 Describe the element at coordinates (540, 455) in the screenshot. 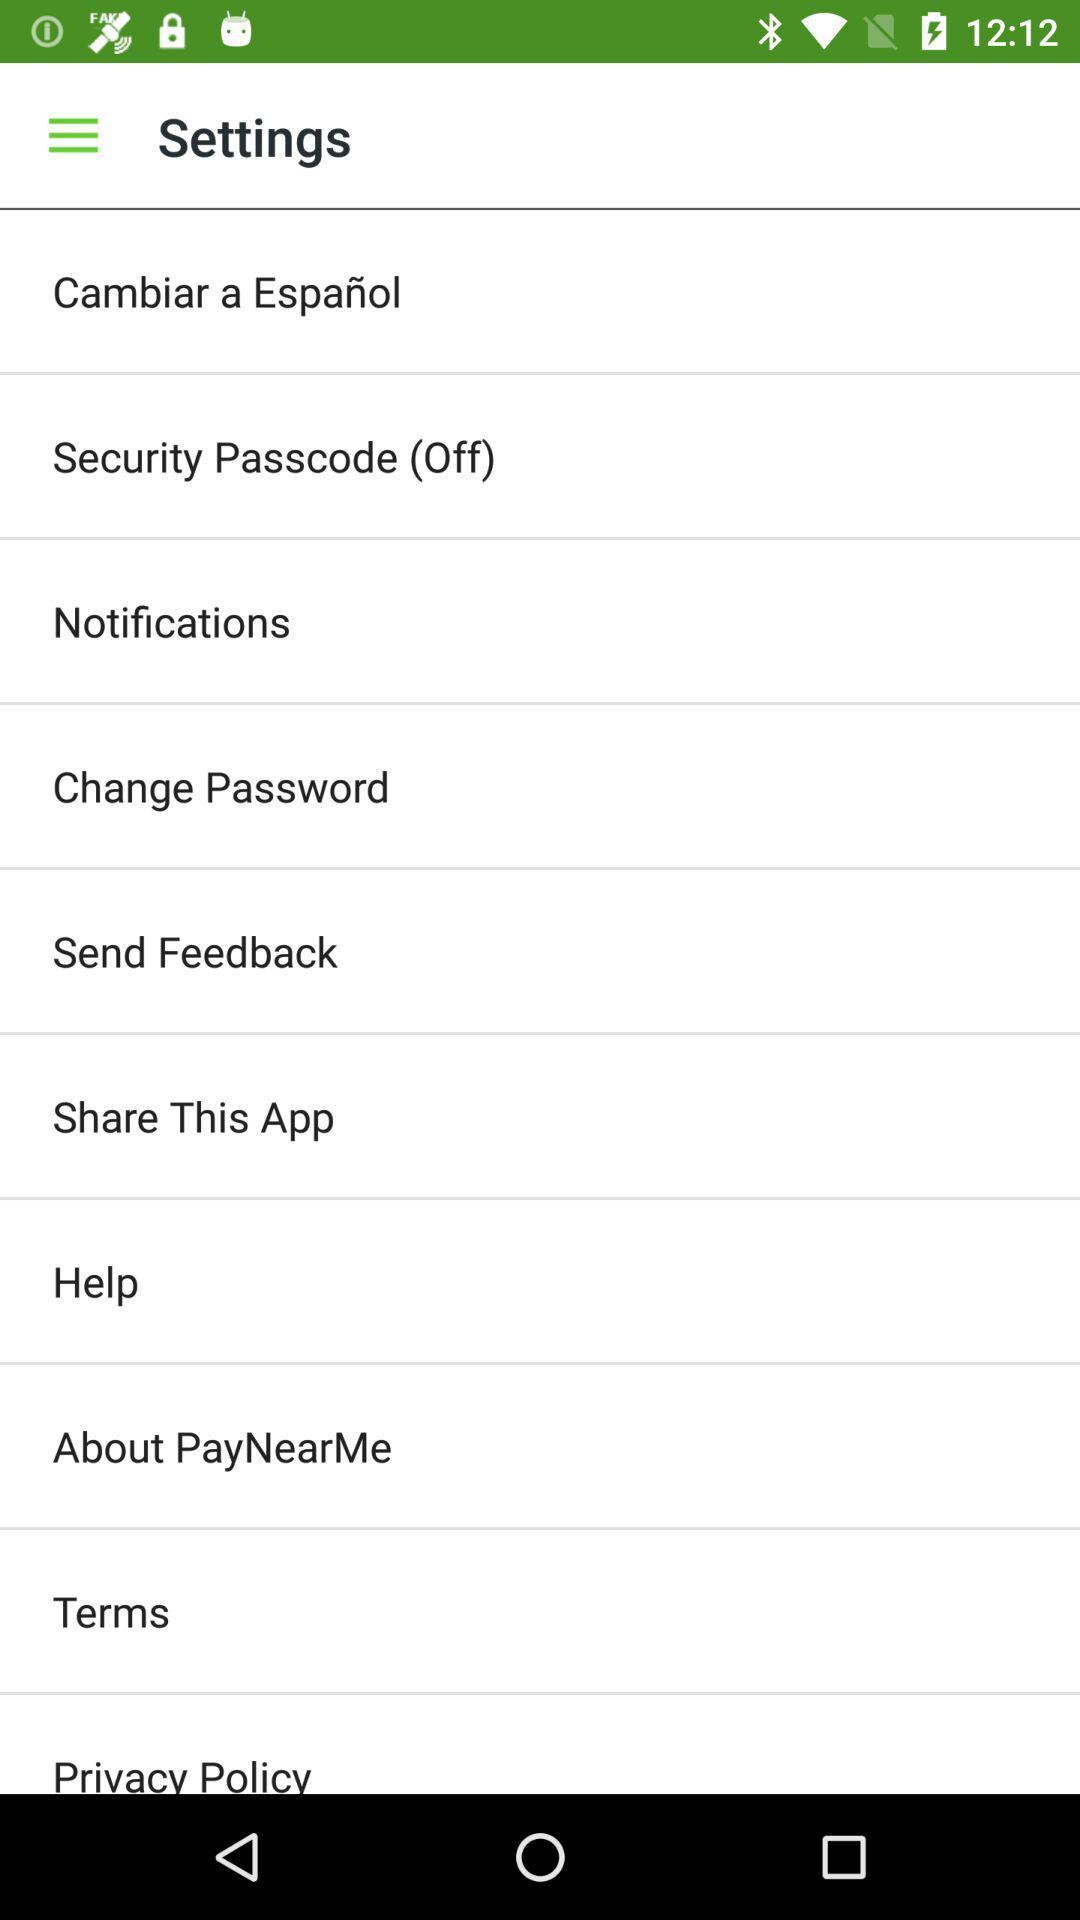

I see `security passcode (off) icon` at that location.